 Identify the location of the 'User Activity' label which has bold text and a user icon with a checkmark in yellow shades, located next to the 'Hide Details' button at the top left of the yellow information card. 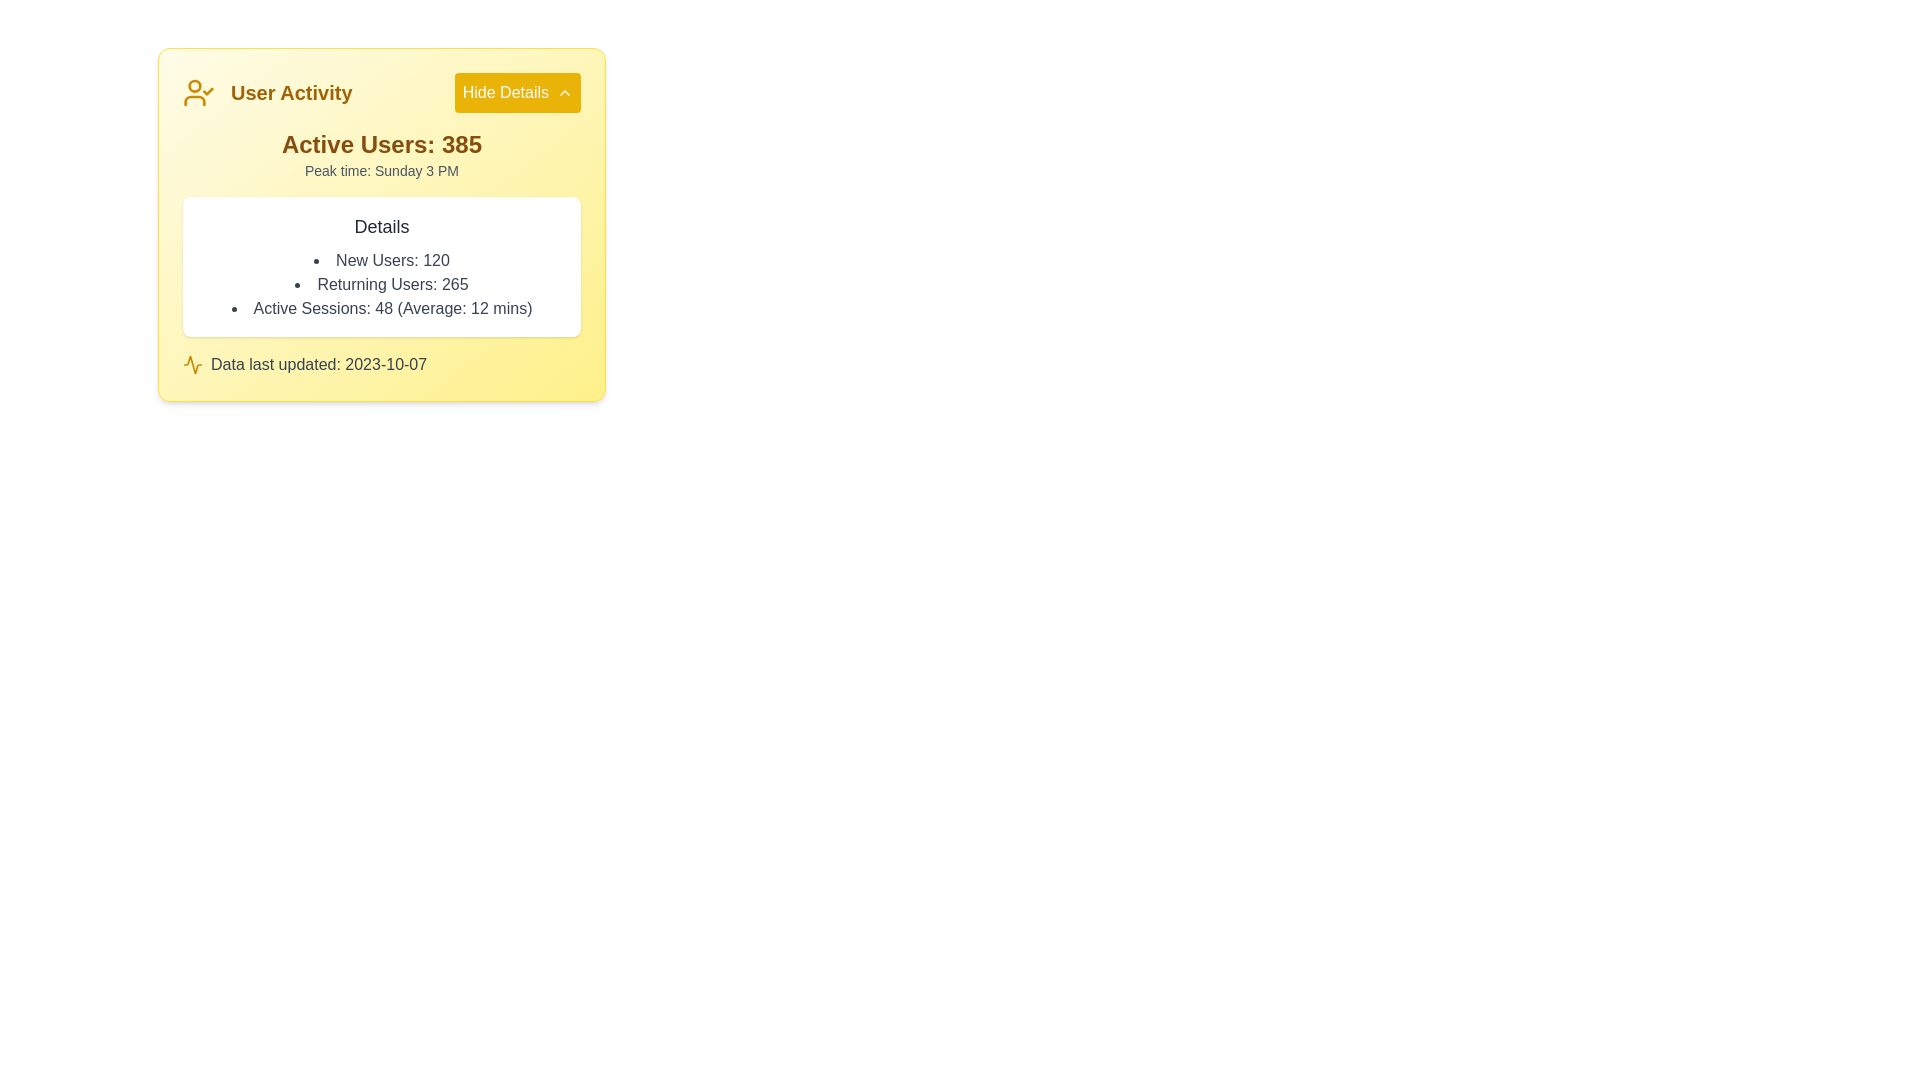
(266, 92).